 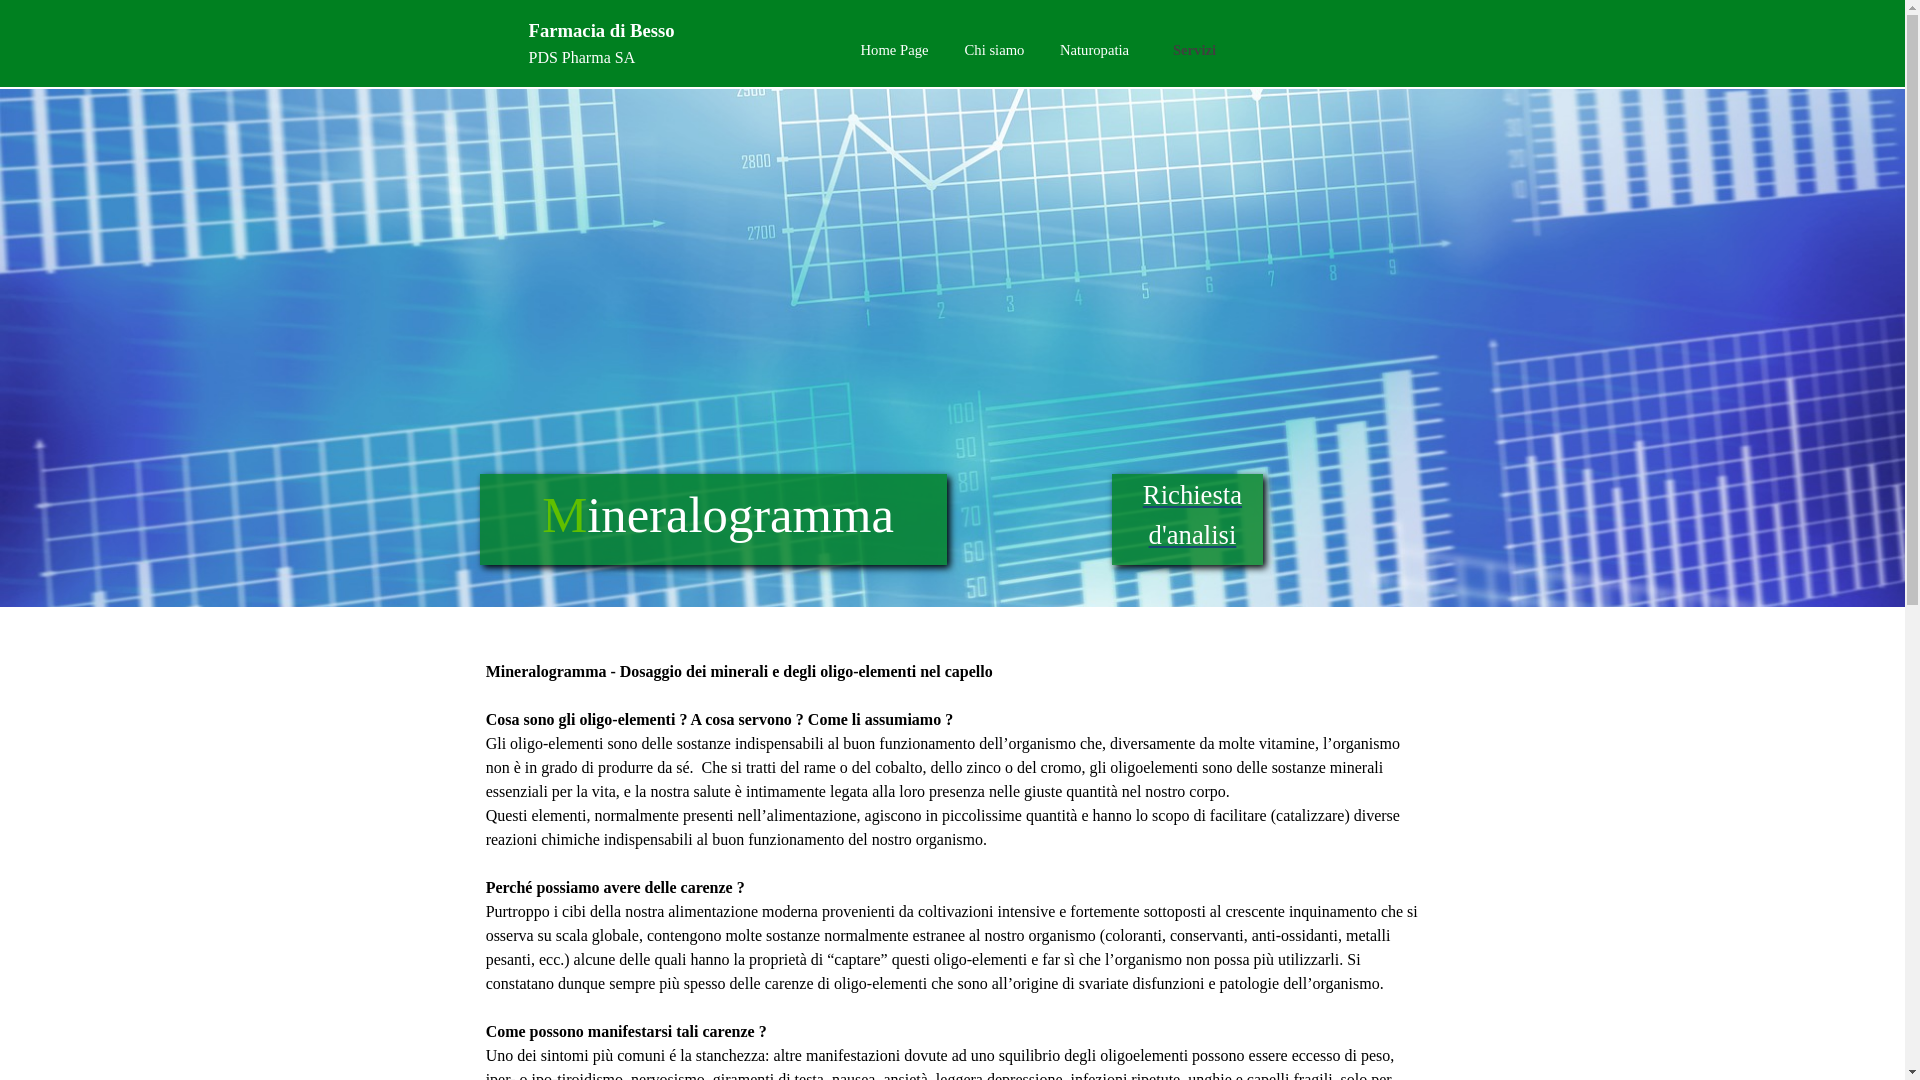 I want to click on 'Richiesta d'analisi', so click(x=1191, y=514).